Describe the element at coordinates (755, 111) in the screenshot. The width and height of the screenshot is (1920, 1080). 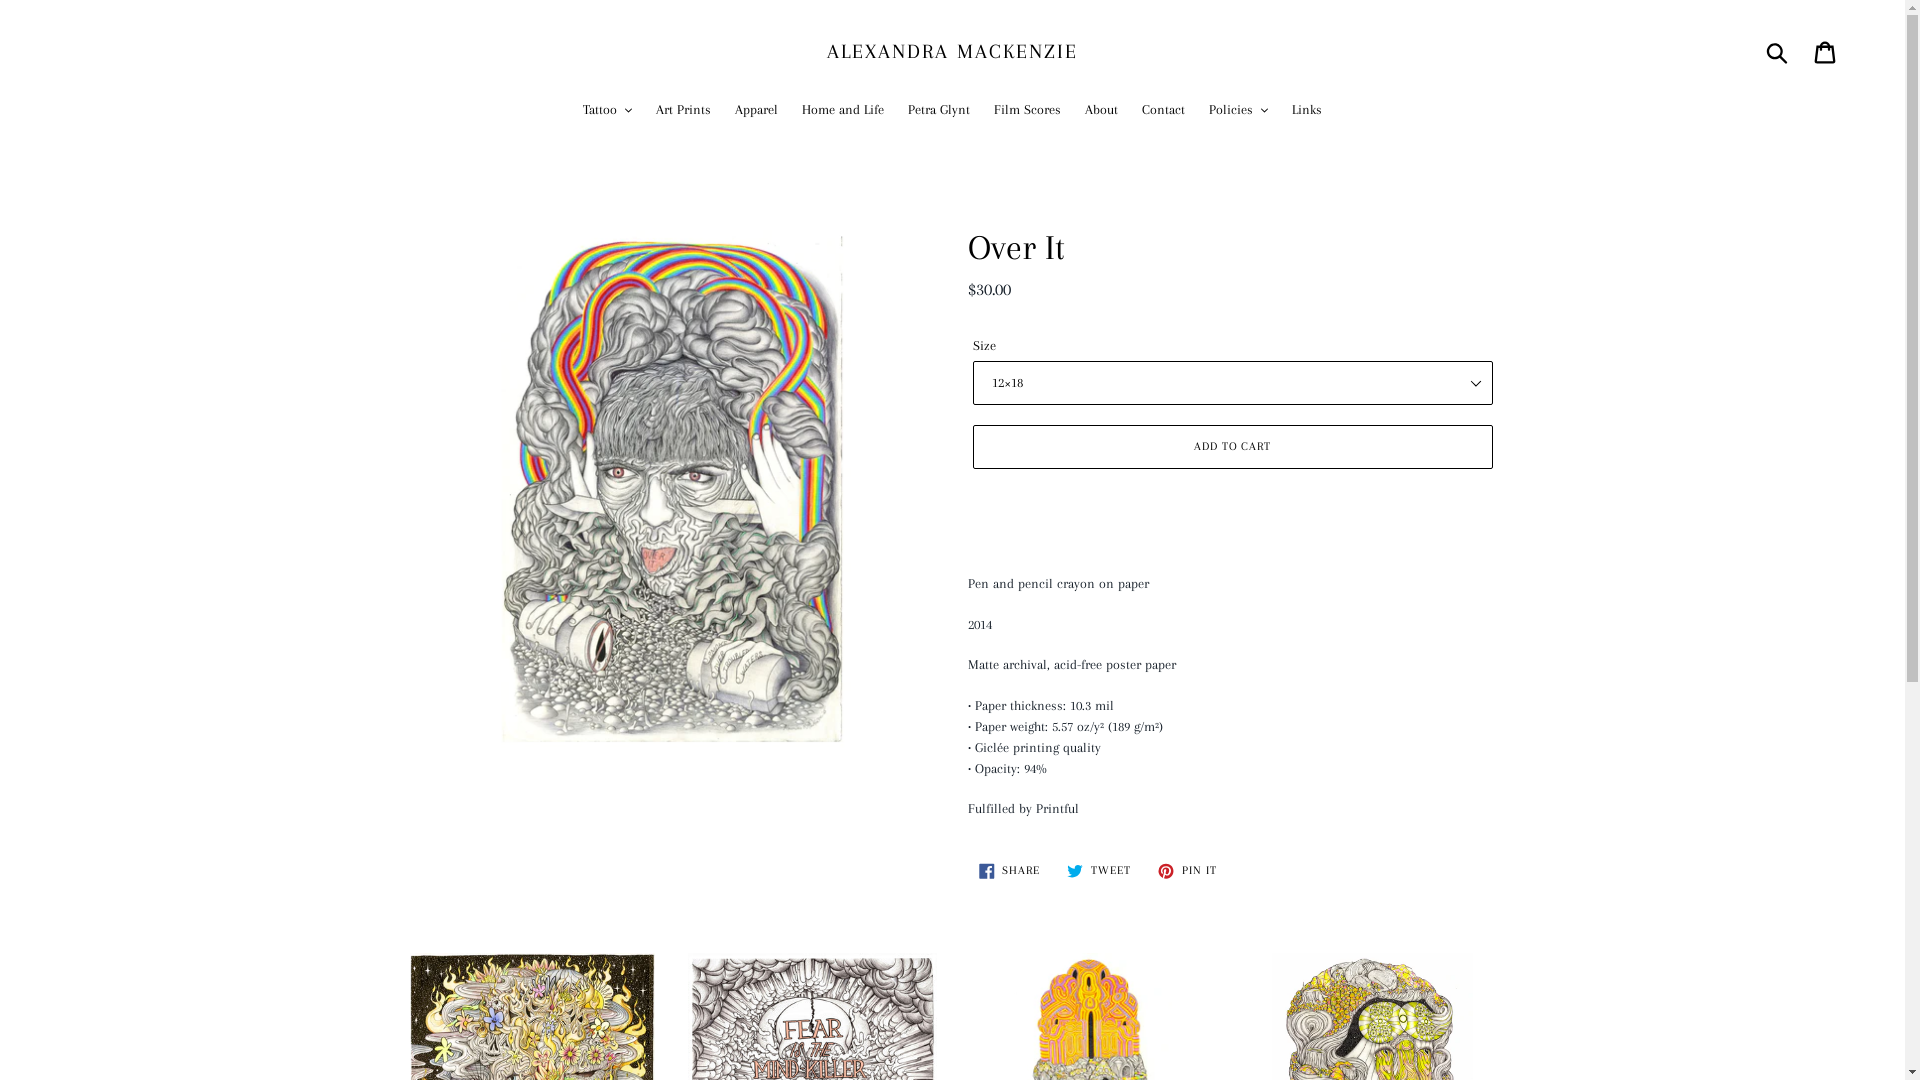
I see `'Apparel'` at that location.